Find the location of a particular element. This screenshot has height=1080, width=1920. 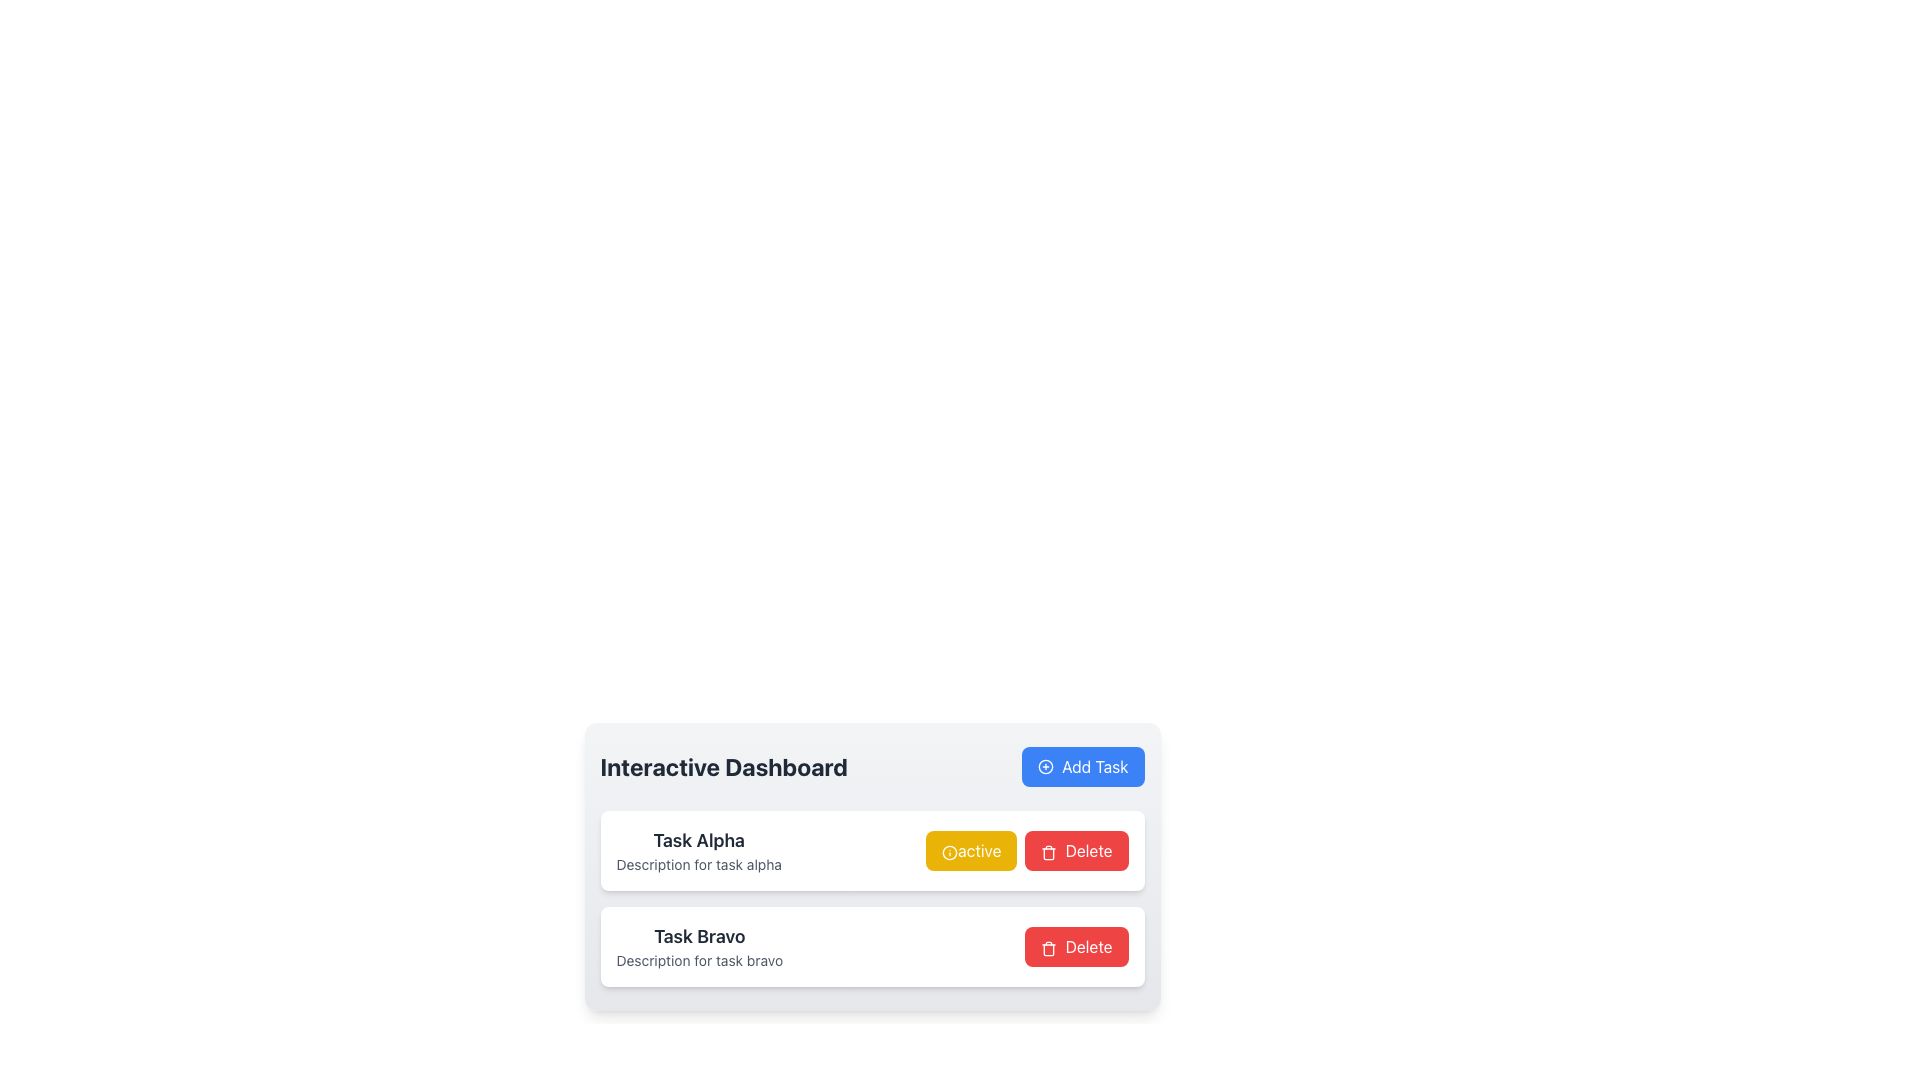

the circular blue icon with a plus sign inside it, located to the left of the 'Add Task' text on the button in the top-right corner of the main content section is located at coordinates (1045, 766).